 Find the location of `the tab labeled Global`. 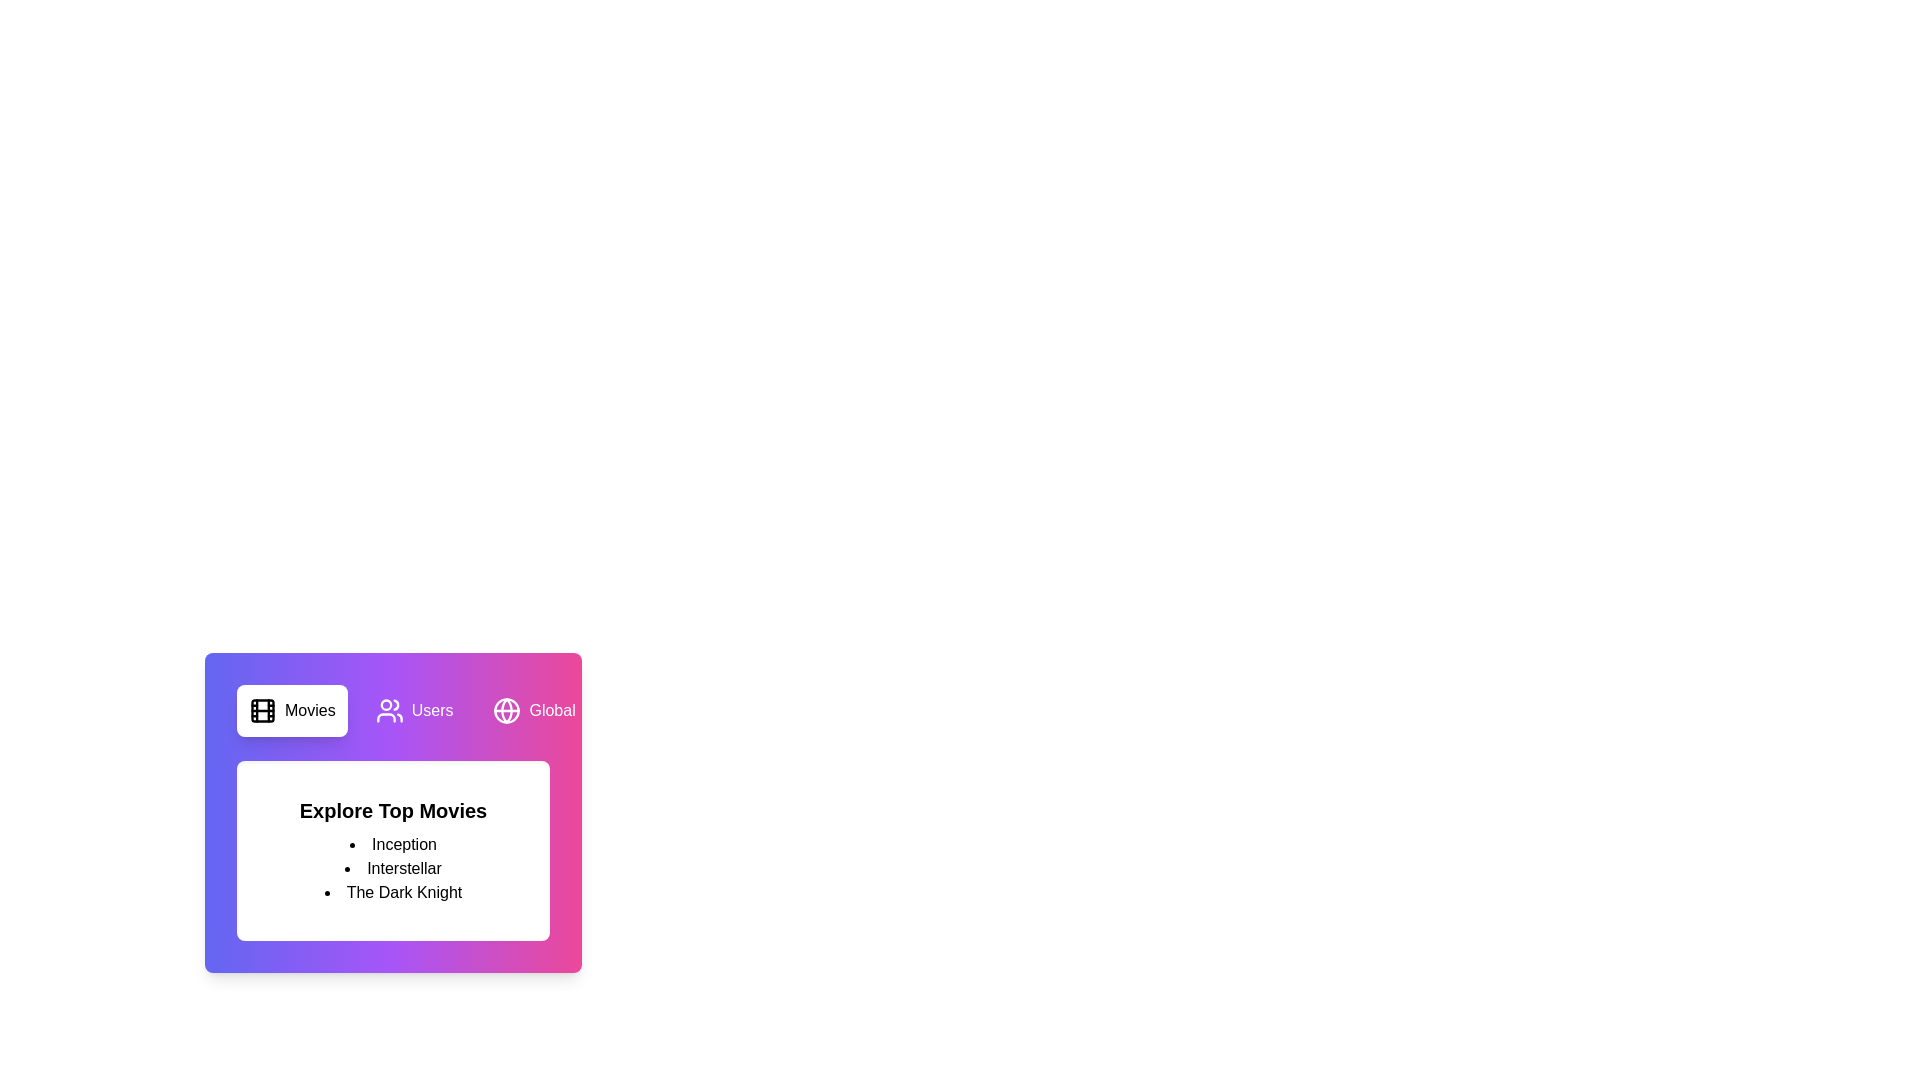

the tab labeled Global is located at coordinates (534, 709).